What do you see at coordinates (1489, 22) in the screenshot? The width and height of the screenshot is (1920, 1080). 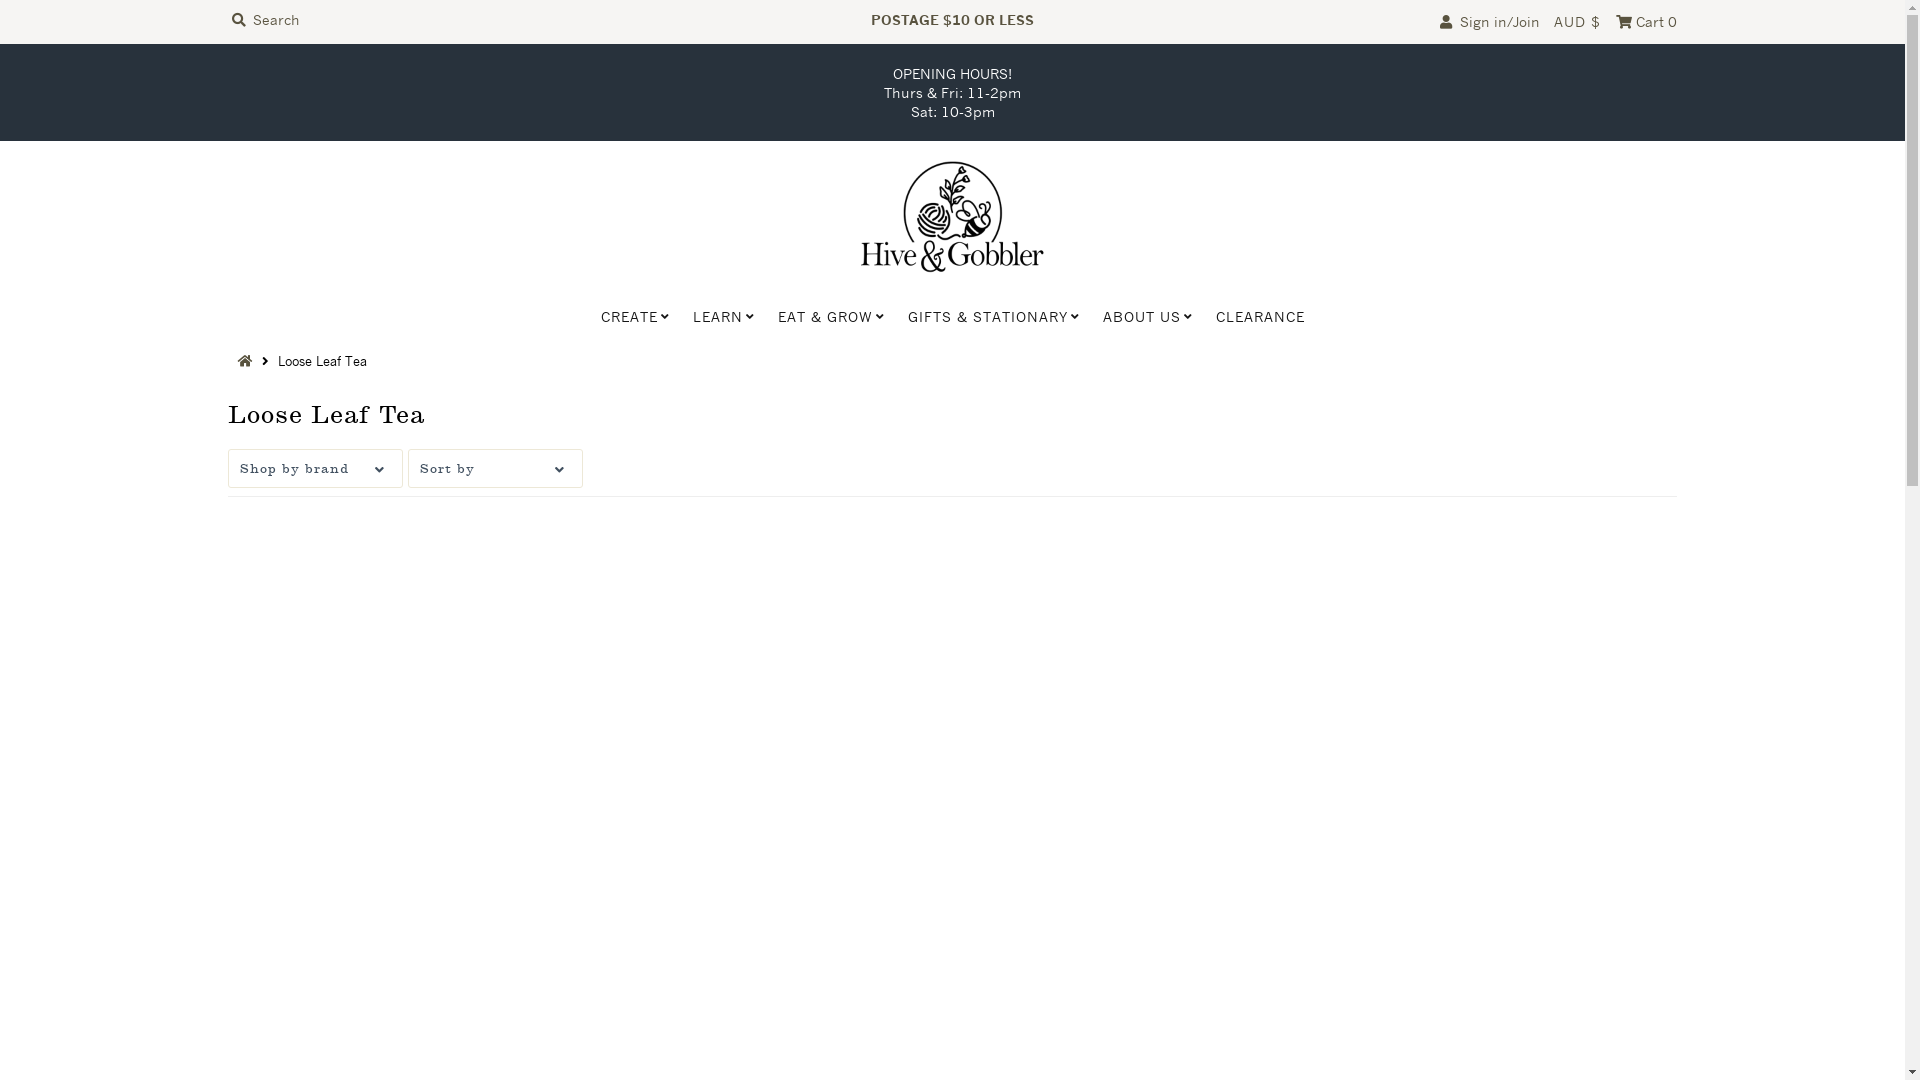 I see `'  Sign in/Join'` at bounding box center [1489, 22].